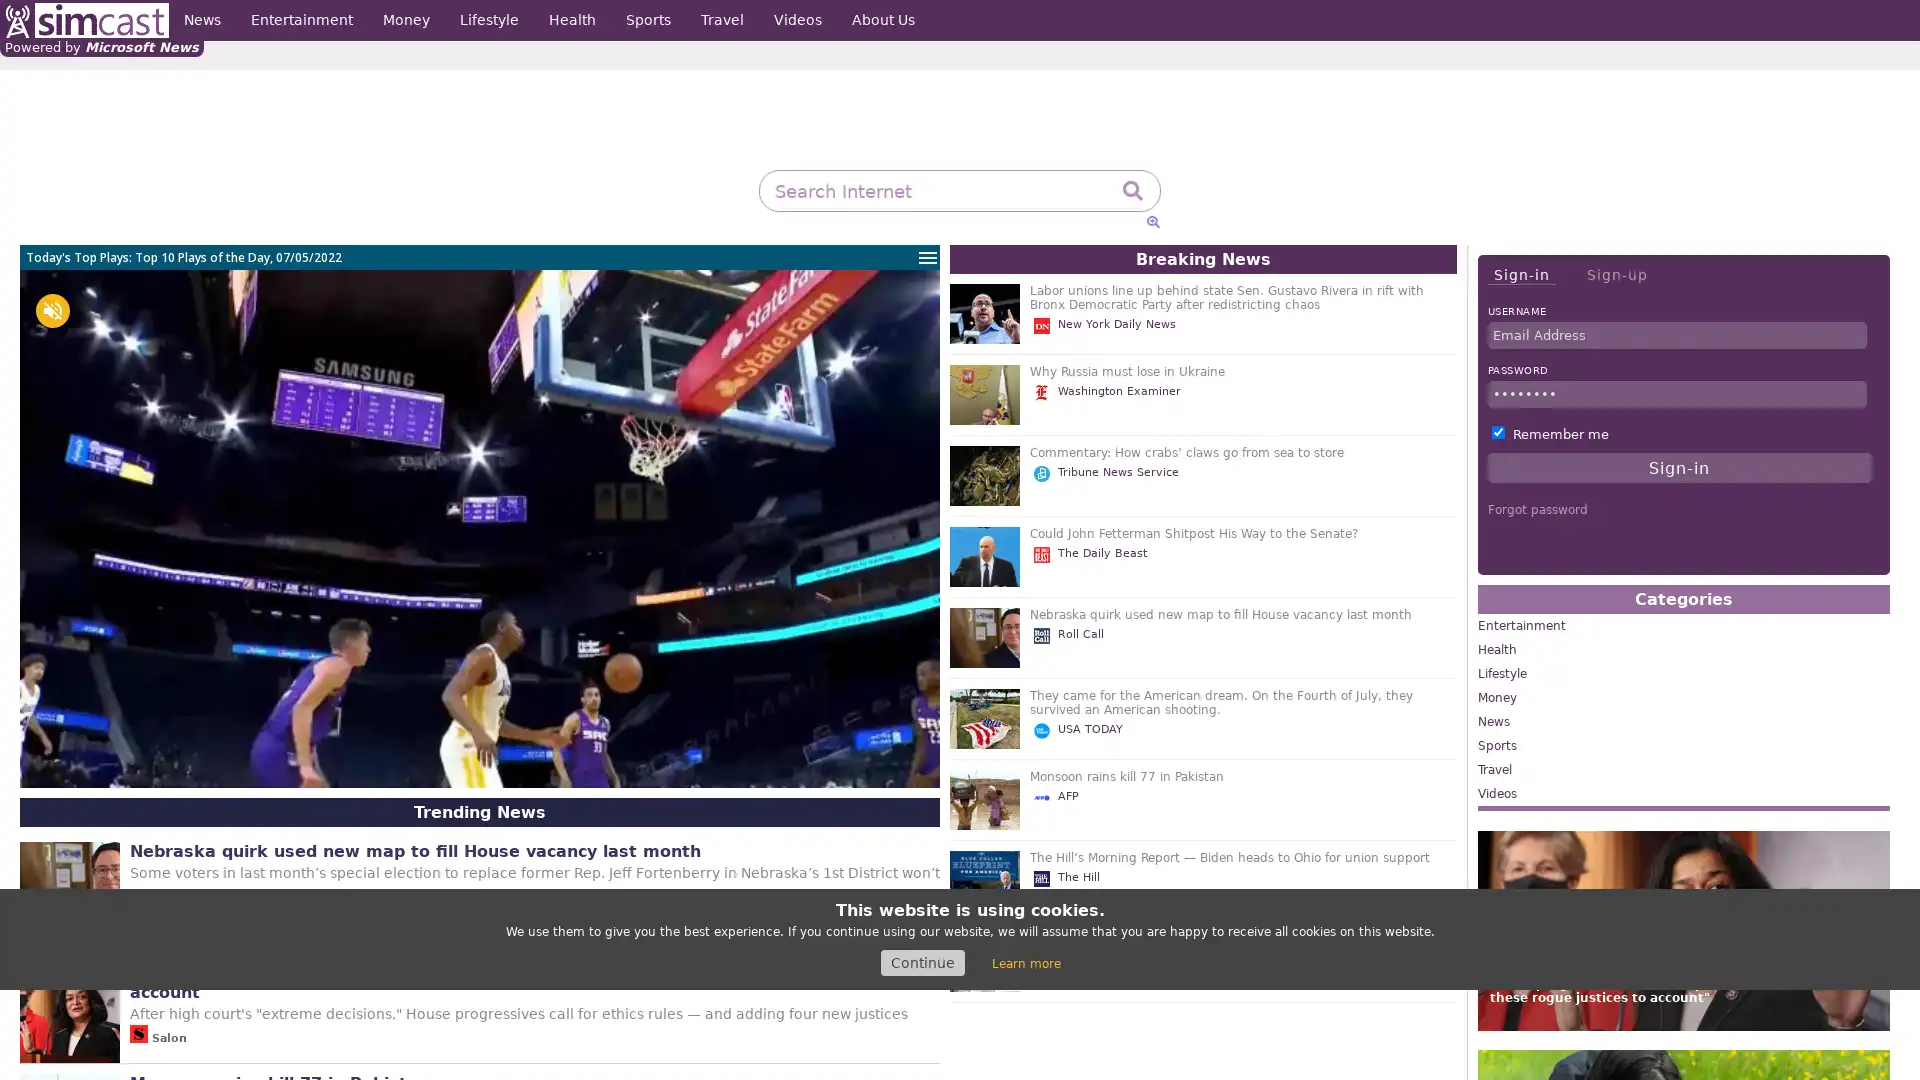  I want to click on Sign-in, so click(1679, 467).